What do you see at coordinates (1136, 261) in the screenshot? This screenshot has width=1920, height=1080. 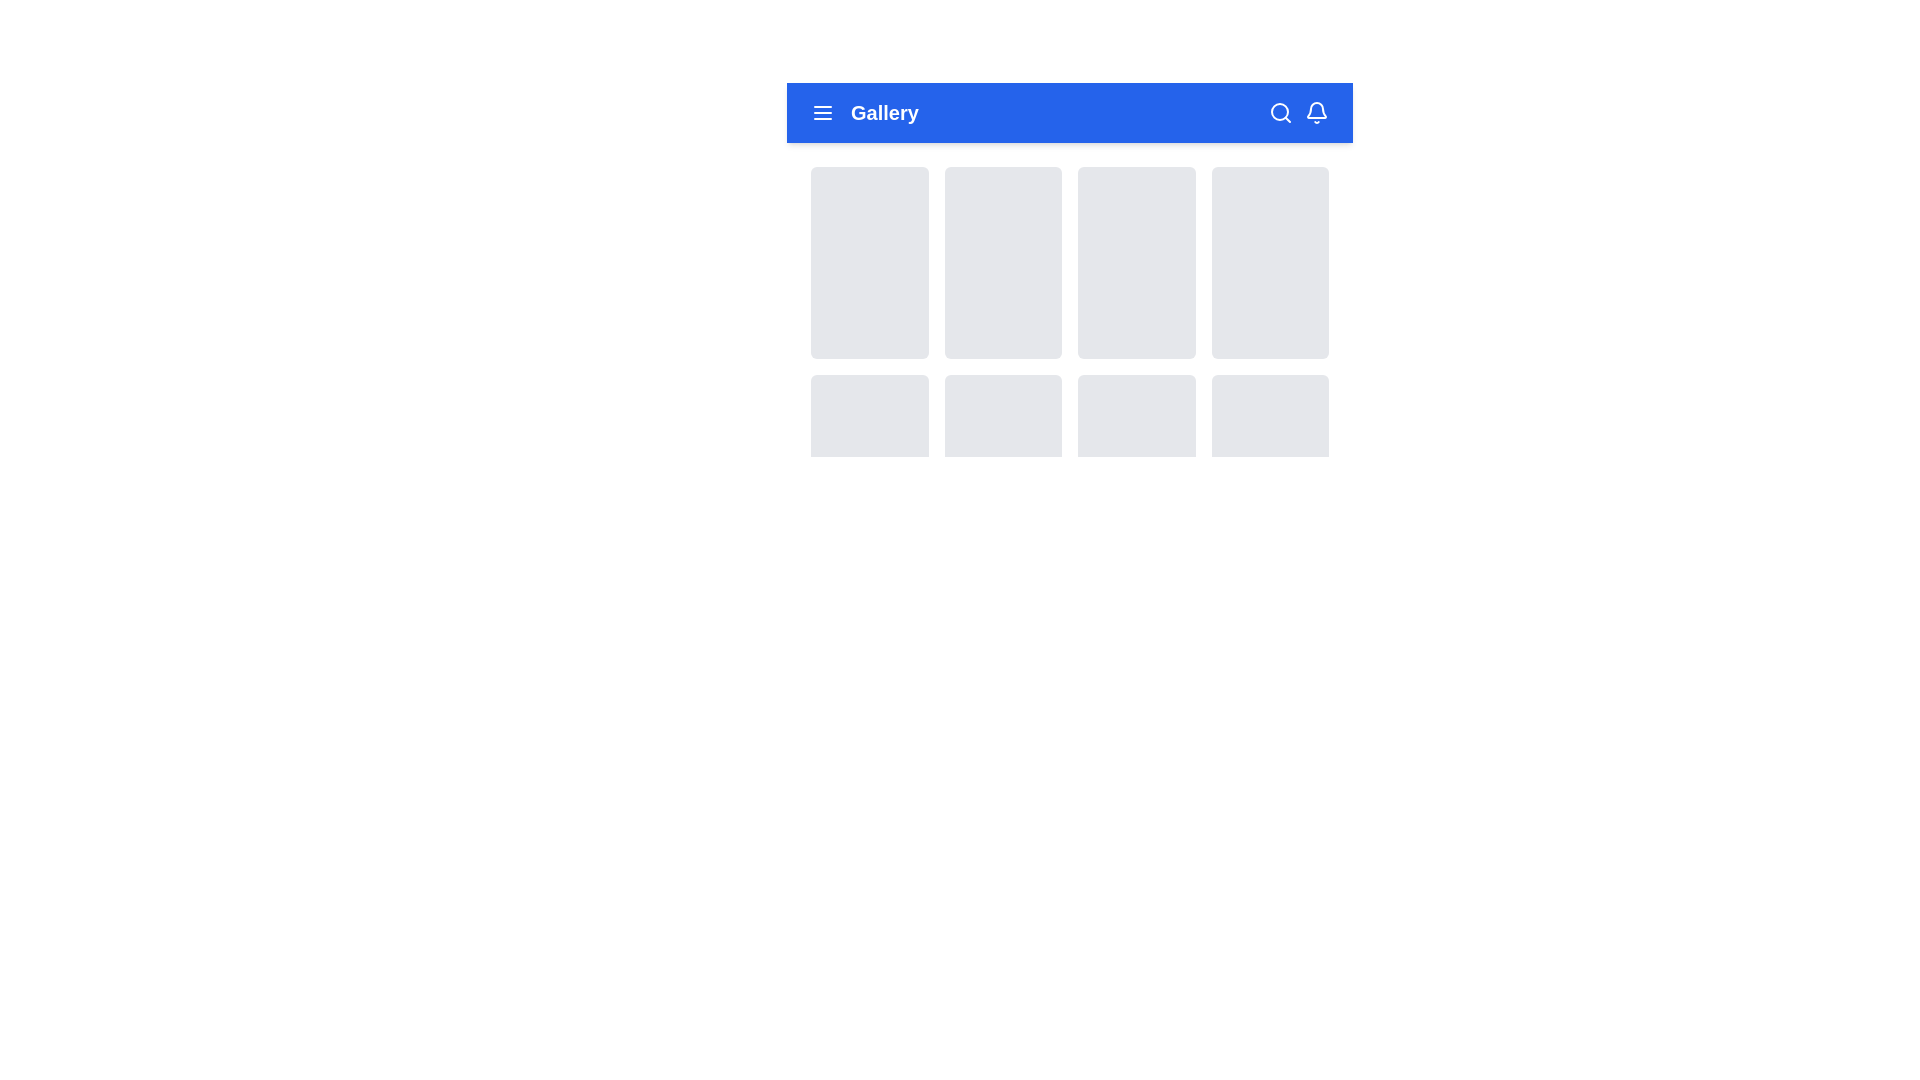 I see `the rectangular placeholder card with a light gray background and rounded corners in the third column of the first row` at bounding box center [1136, 261].